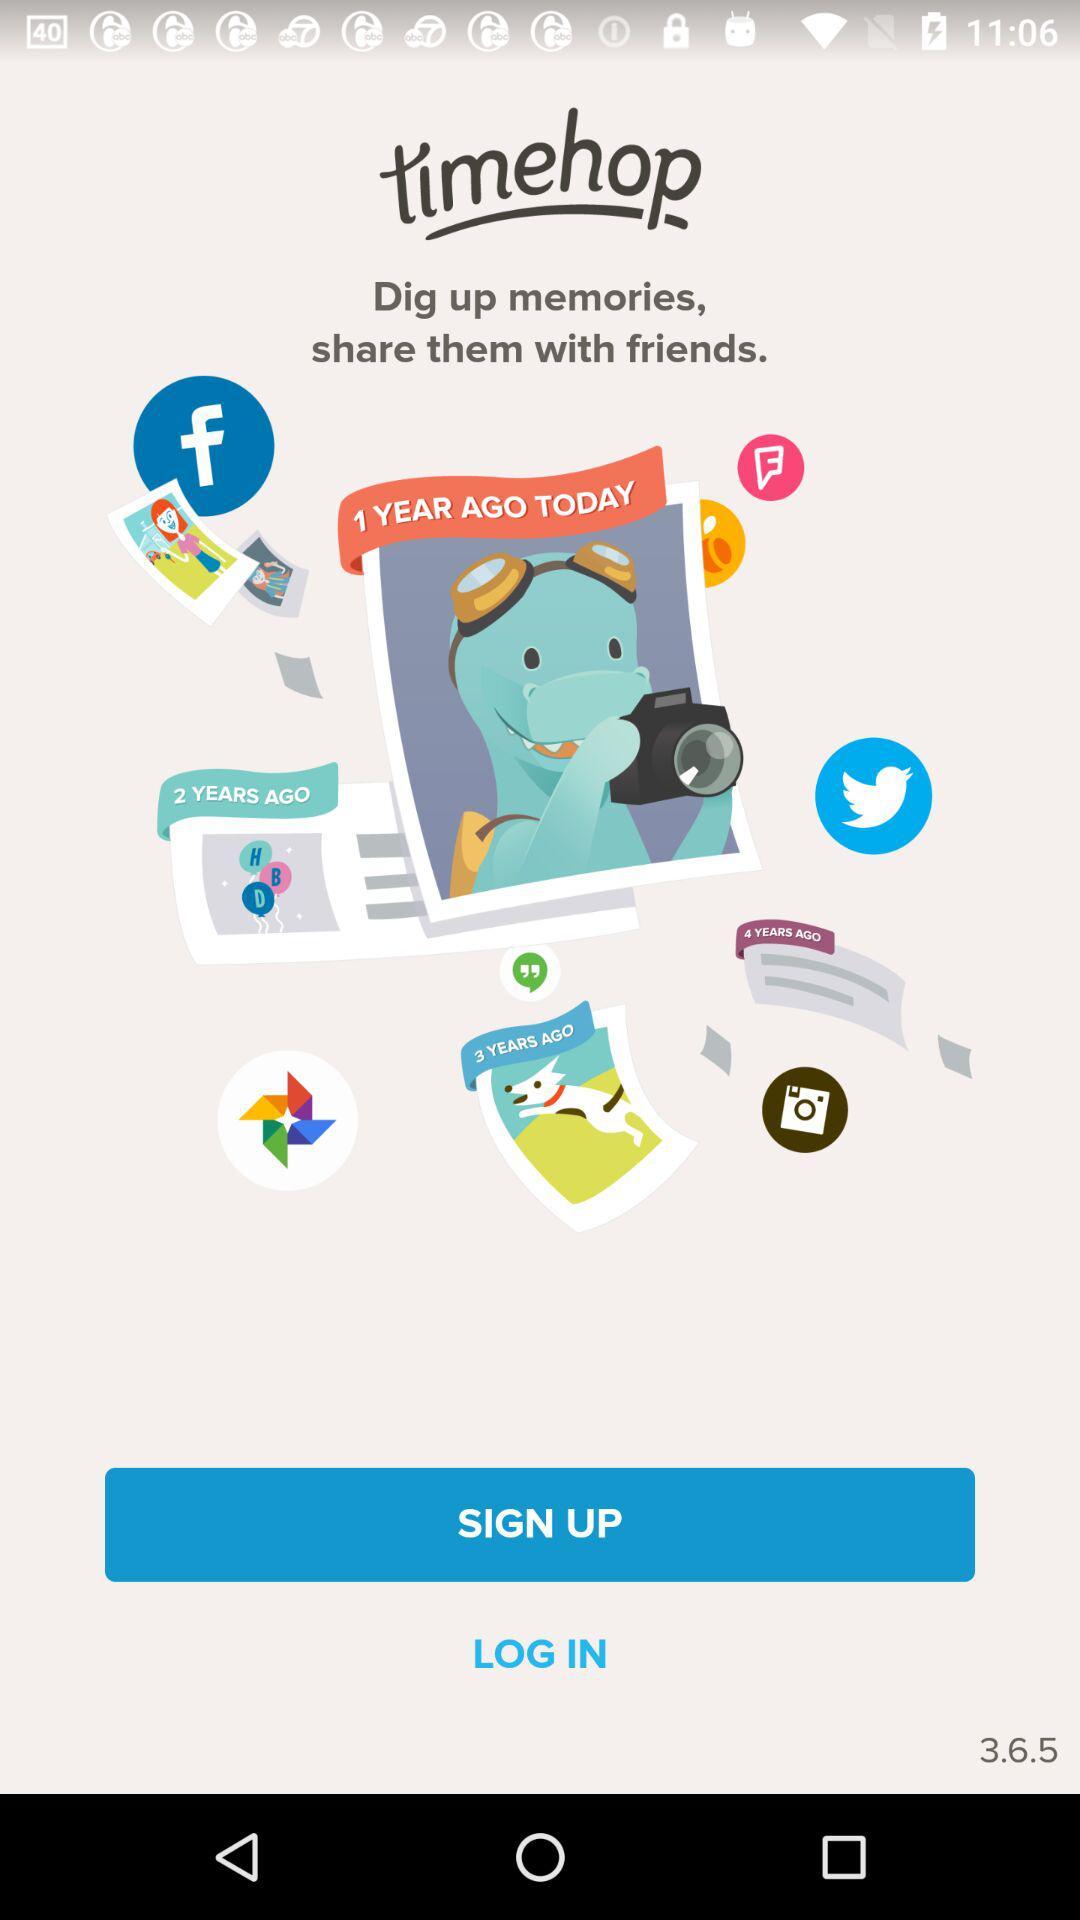  What do you see at coordinates (540, 1655) in the screenshot?
I see `the item below sign up item` at bounding box center [540, 1655].